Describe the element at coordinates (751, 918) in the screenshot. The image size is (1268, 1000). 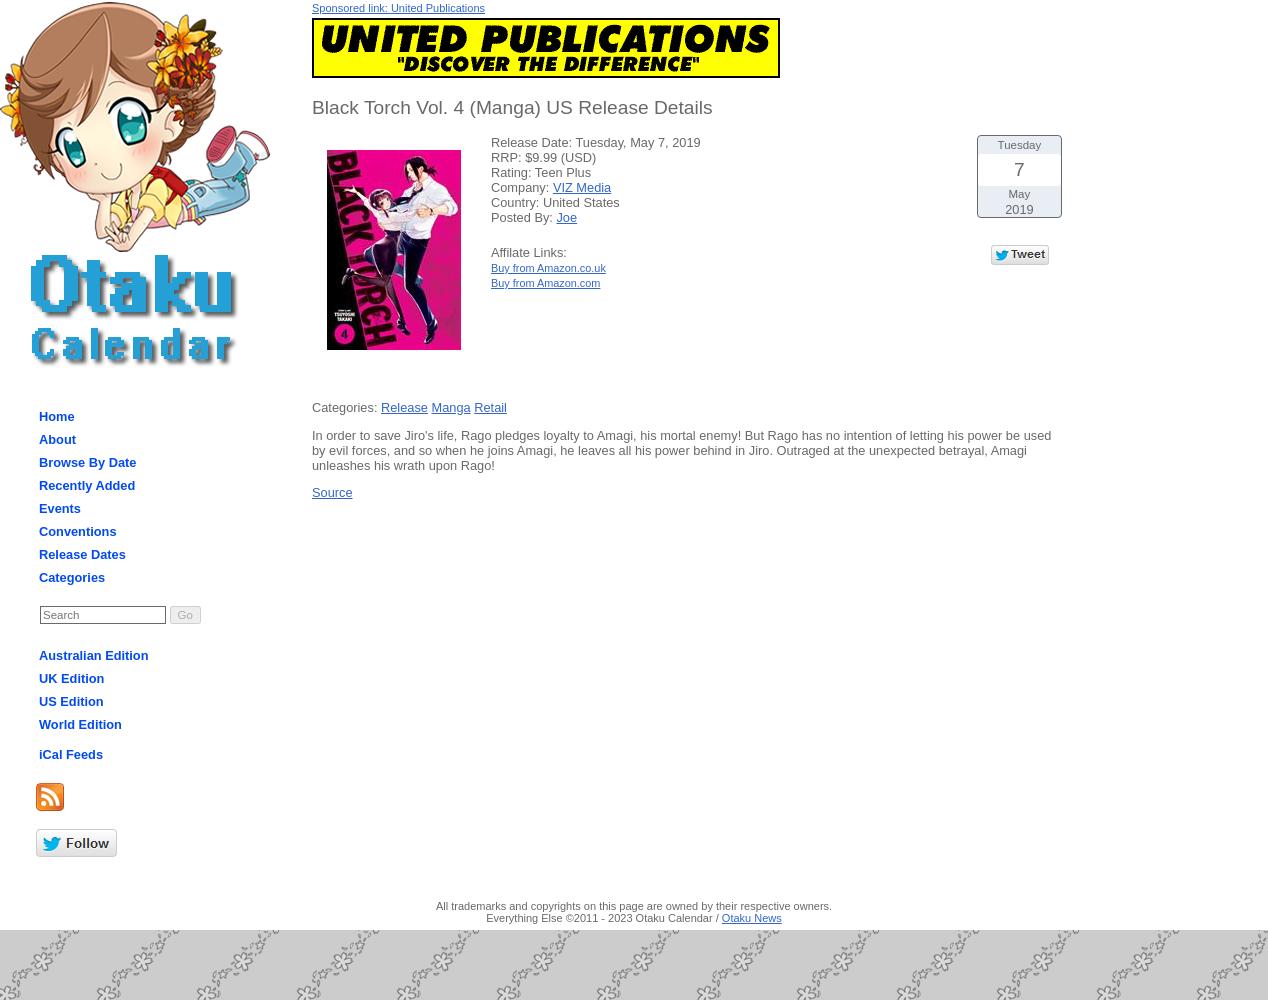
I see `'Otaku
                News'` at that location.